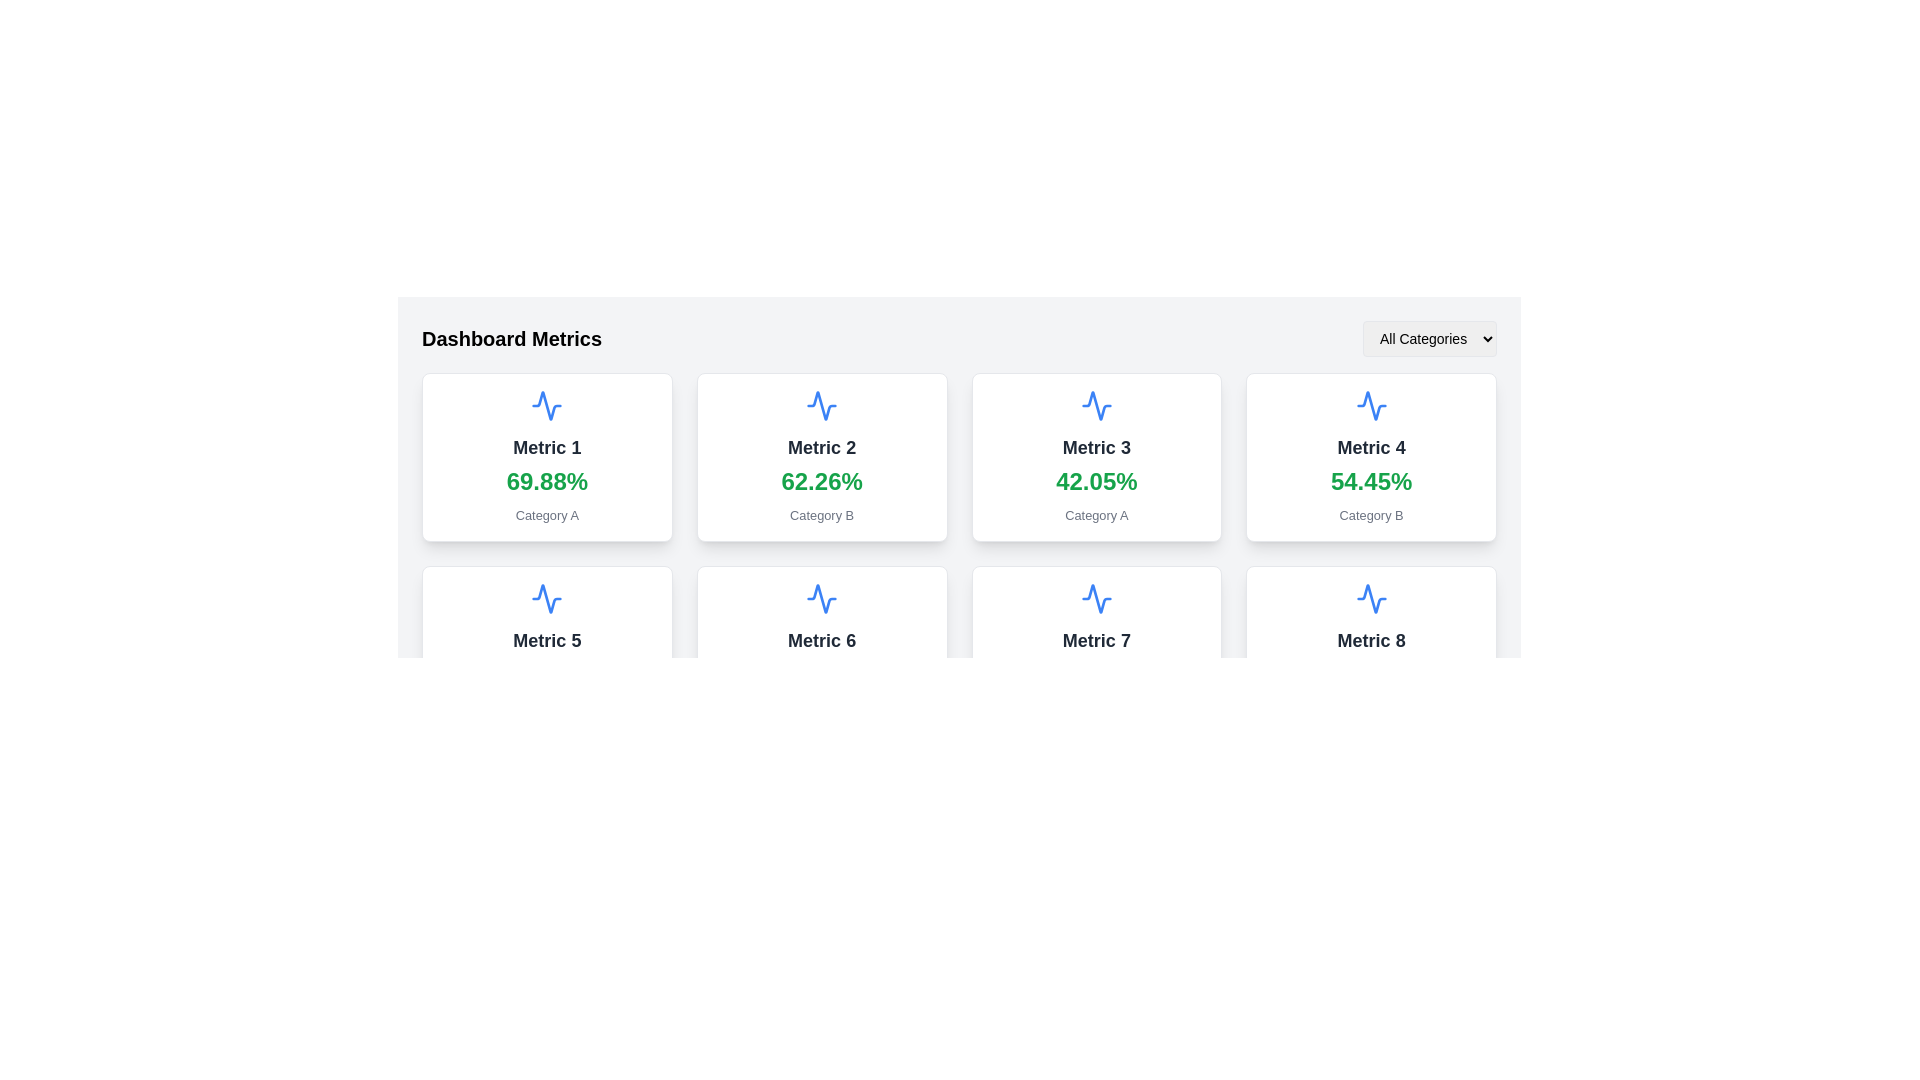 The height and width of the screenshot is (1080, 1920). What do you see at coordinates (1095, 641) in the screenshot?
I see `the text label displaying 'Metric 7' which is styled in dark gray and located within a white card interface, positioned below the icon and above the percentage text '50.06%` at bounding box center [1095, 641].